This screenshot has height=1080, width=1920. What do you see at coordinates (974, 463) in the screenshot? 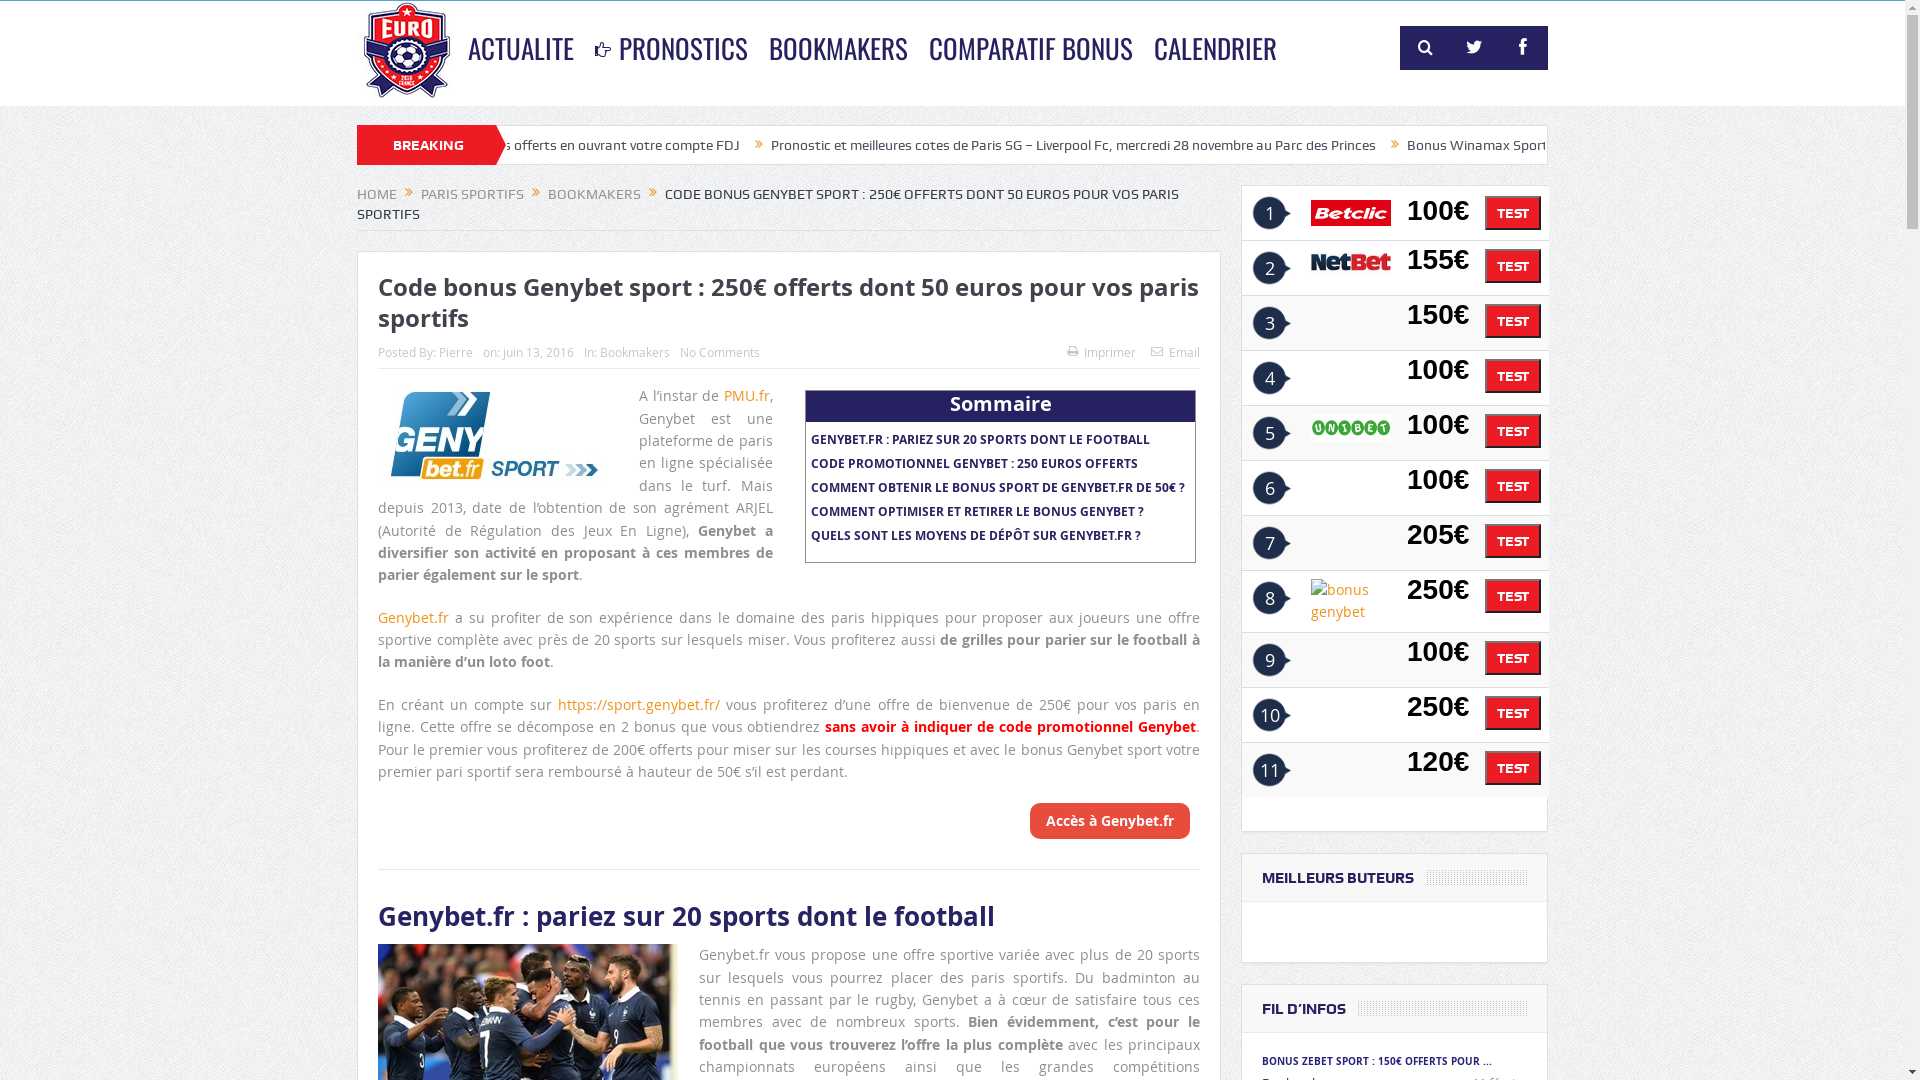
I see `'CODE PROMOTIONNEL GENYBET : 250 EUROS OFFERTS'` at bounding box center [974, 463].